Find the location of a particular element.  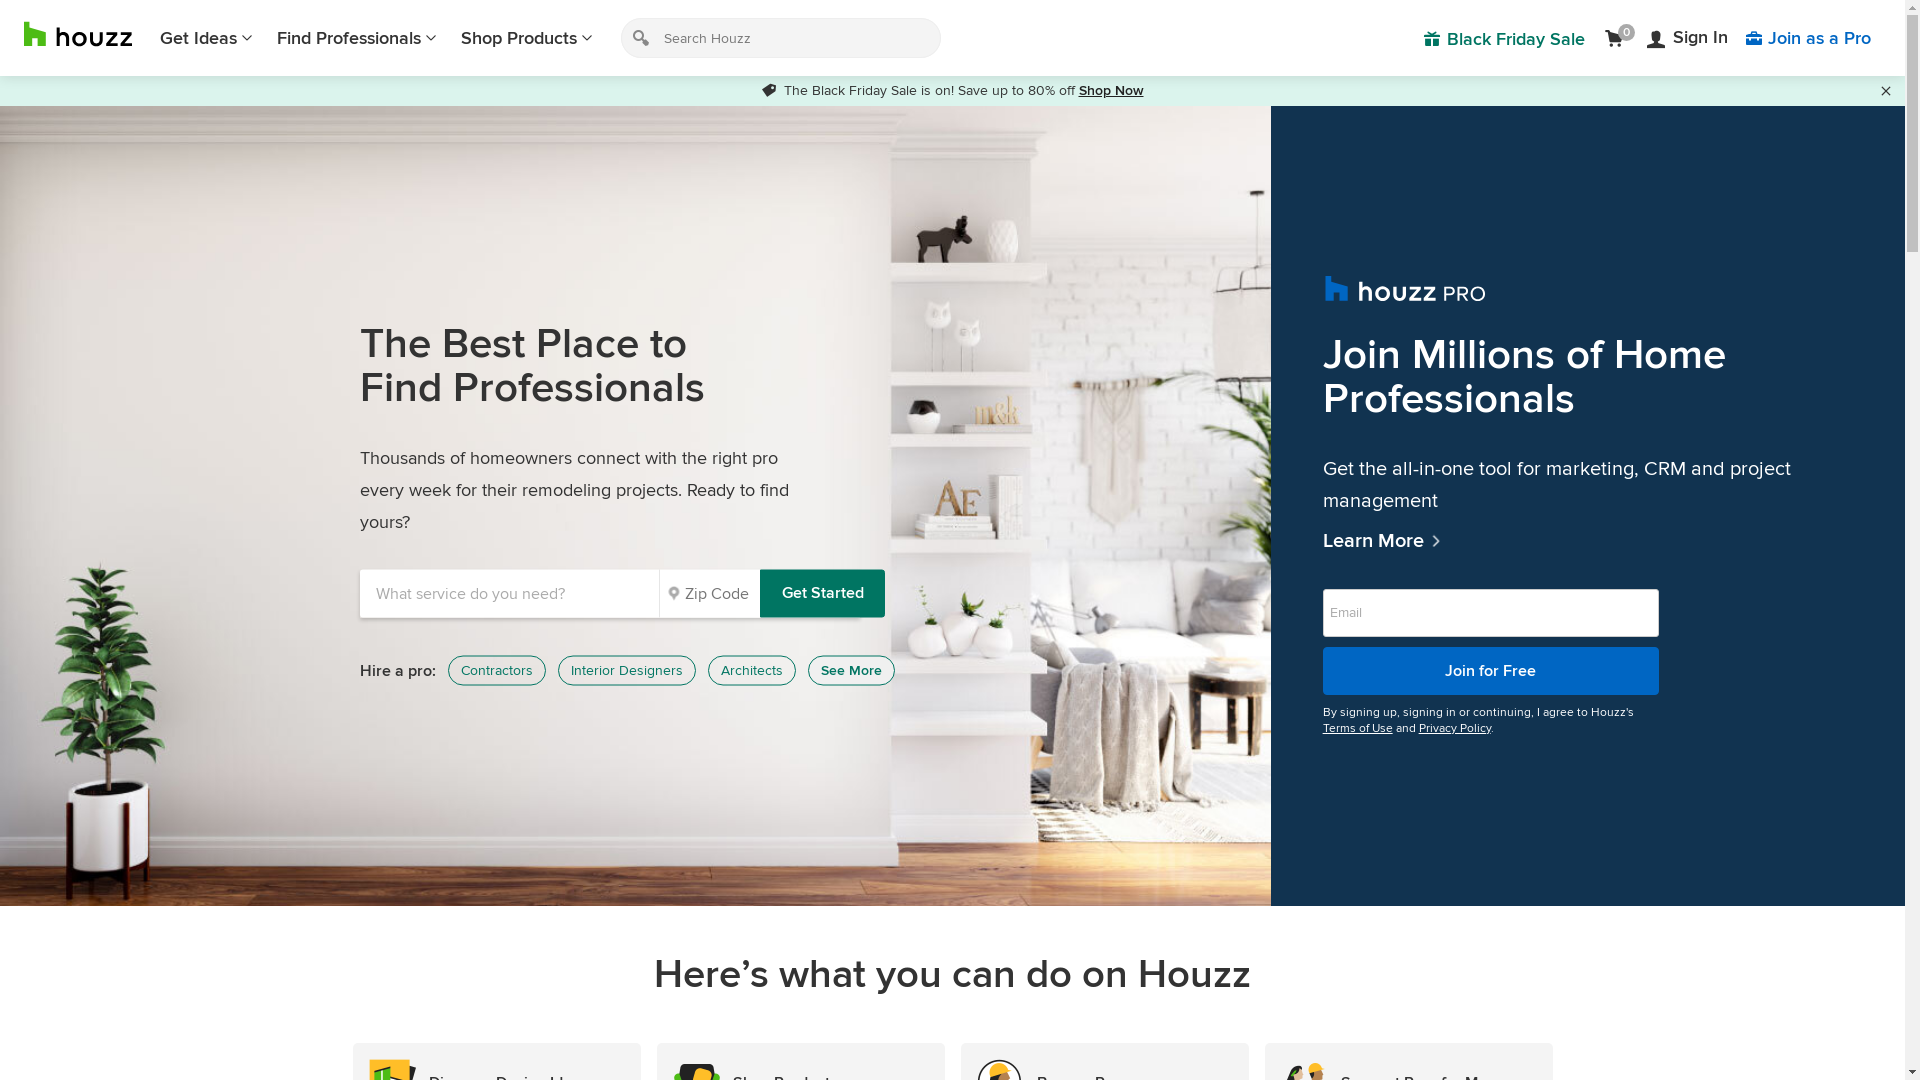

'Find Professionals' is located at coordinates (356, 38).